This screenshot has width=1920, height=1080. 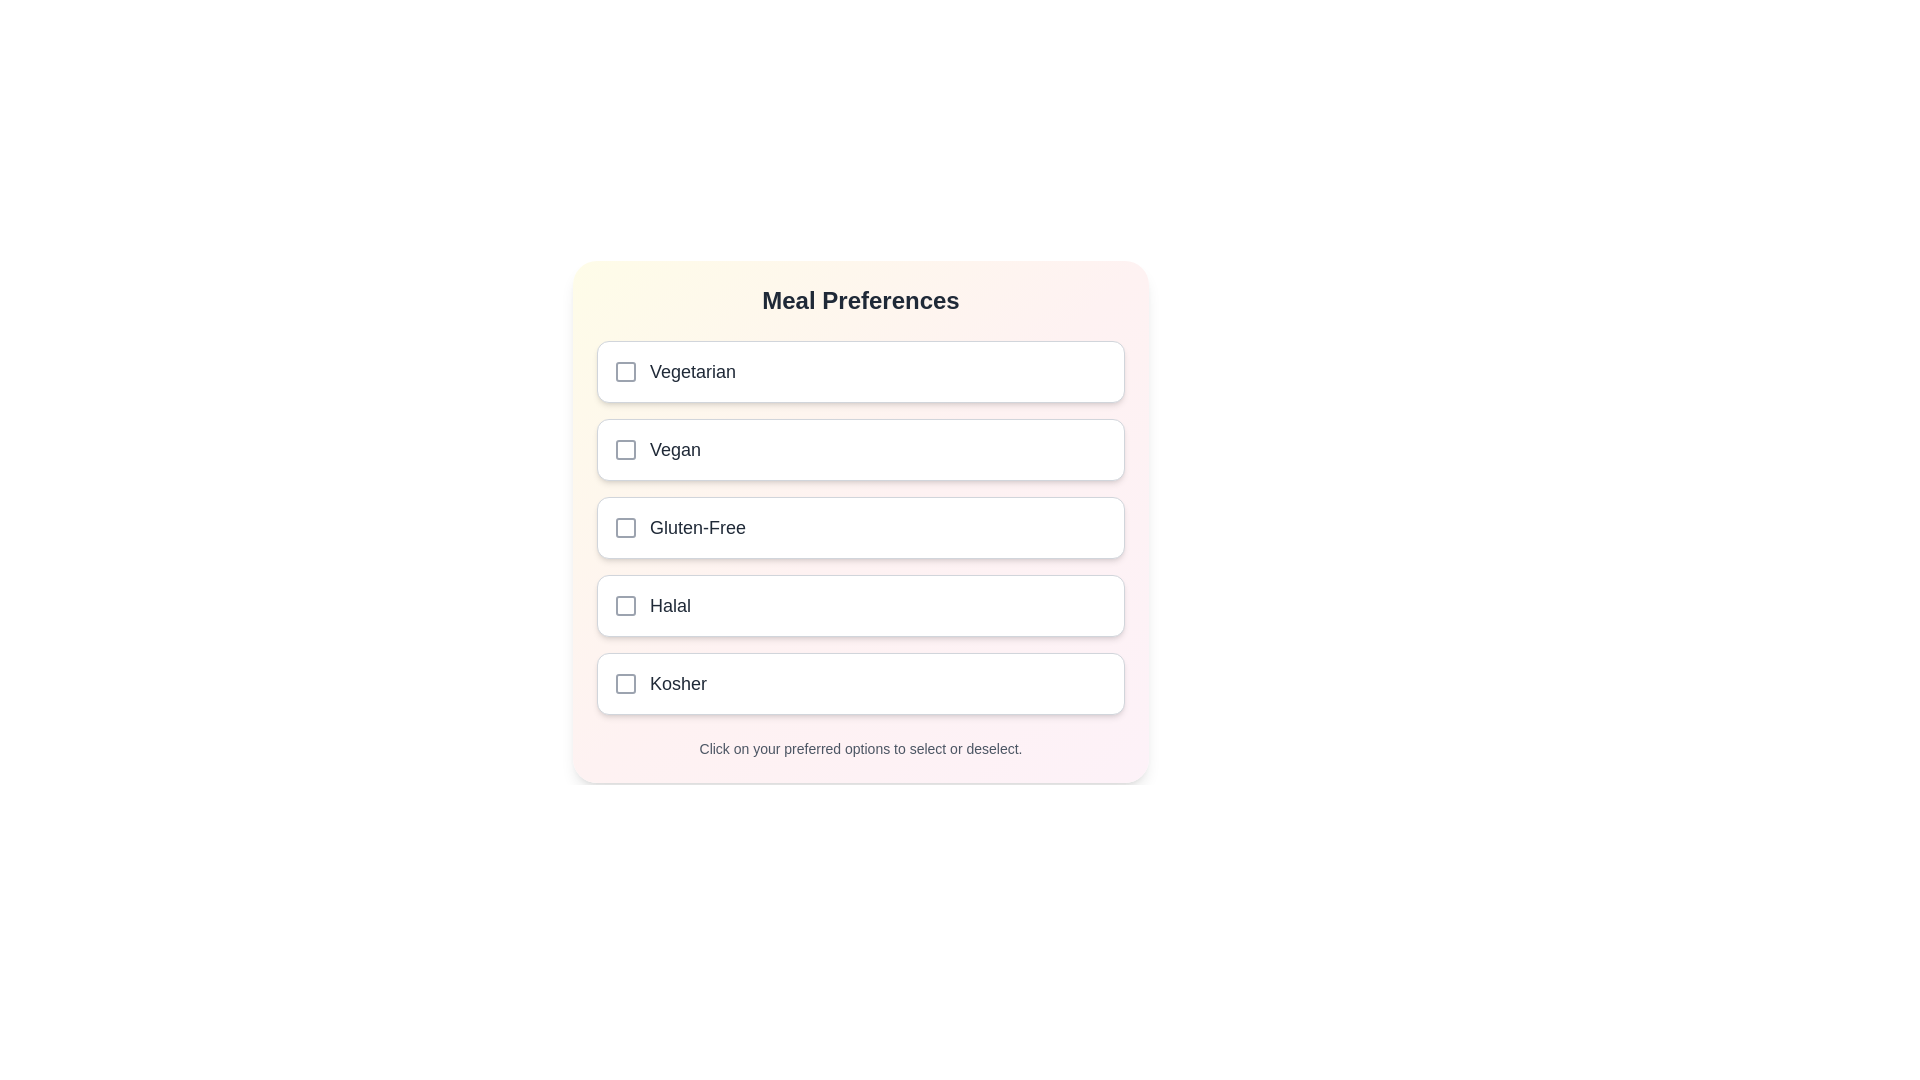 What do you see at coordinates (860, 371) in the screenshot?
I see `the meal preference Vegetarian` at bounding box center [860, 371].